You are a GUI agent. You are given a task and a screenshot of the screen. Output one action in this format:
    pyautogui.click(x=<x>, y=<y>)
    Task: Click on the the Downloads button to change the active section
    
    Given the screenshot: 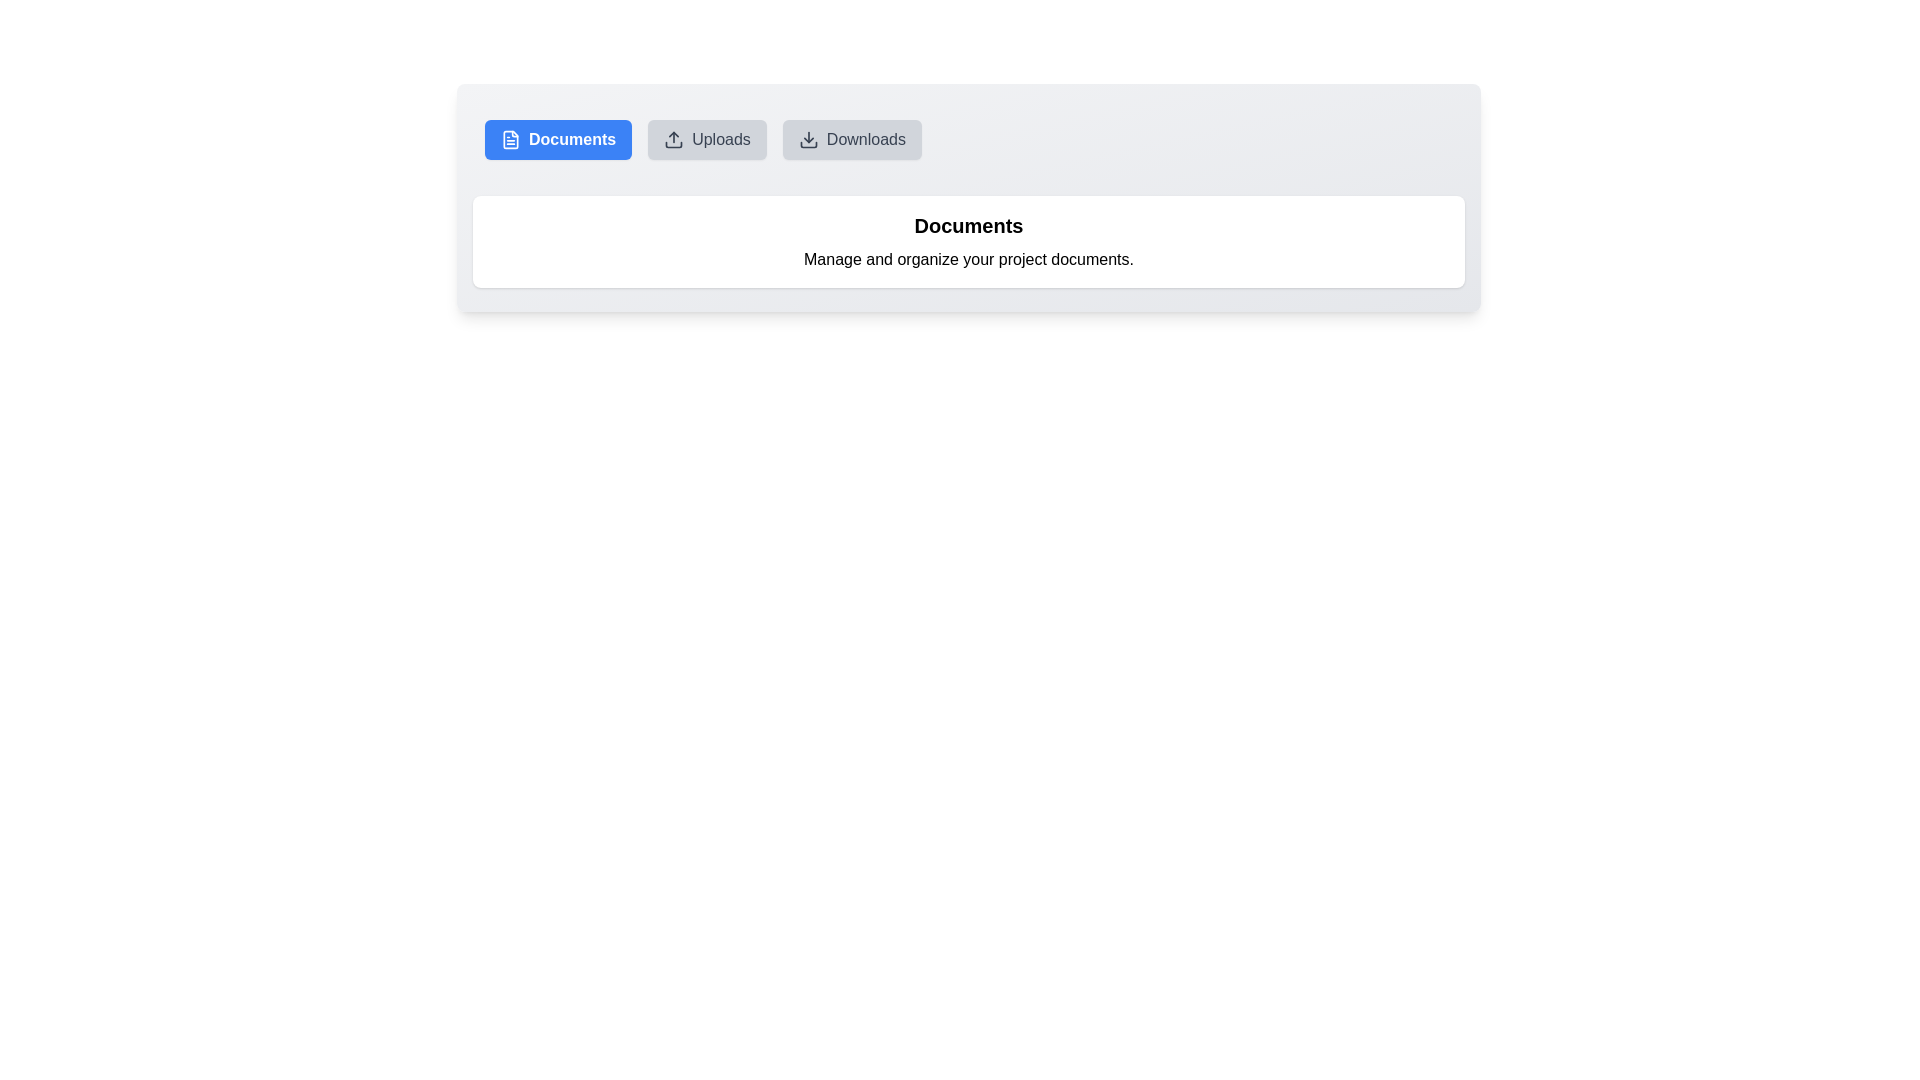 What is the action you would take?
    pyautogui.click(x=851, y=138)
    